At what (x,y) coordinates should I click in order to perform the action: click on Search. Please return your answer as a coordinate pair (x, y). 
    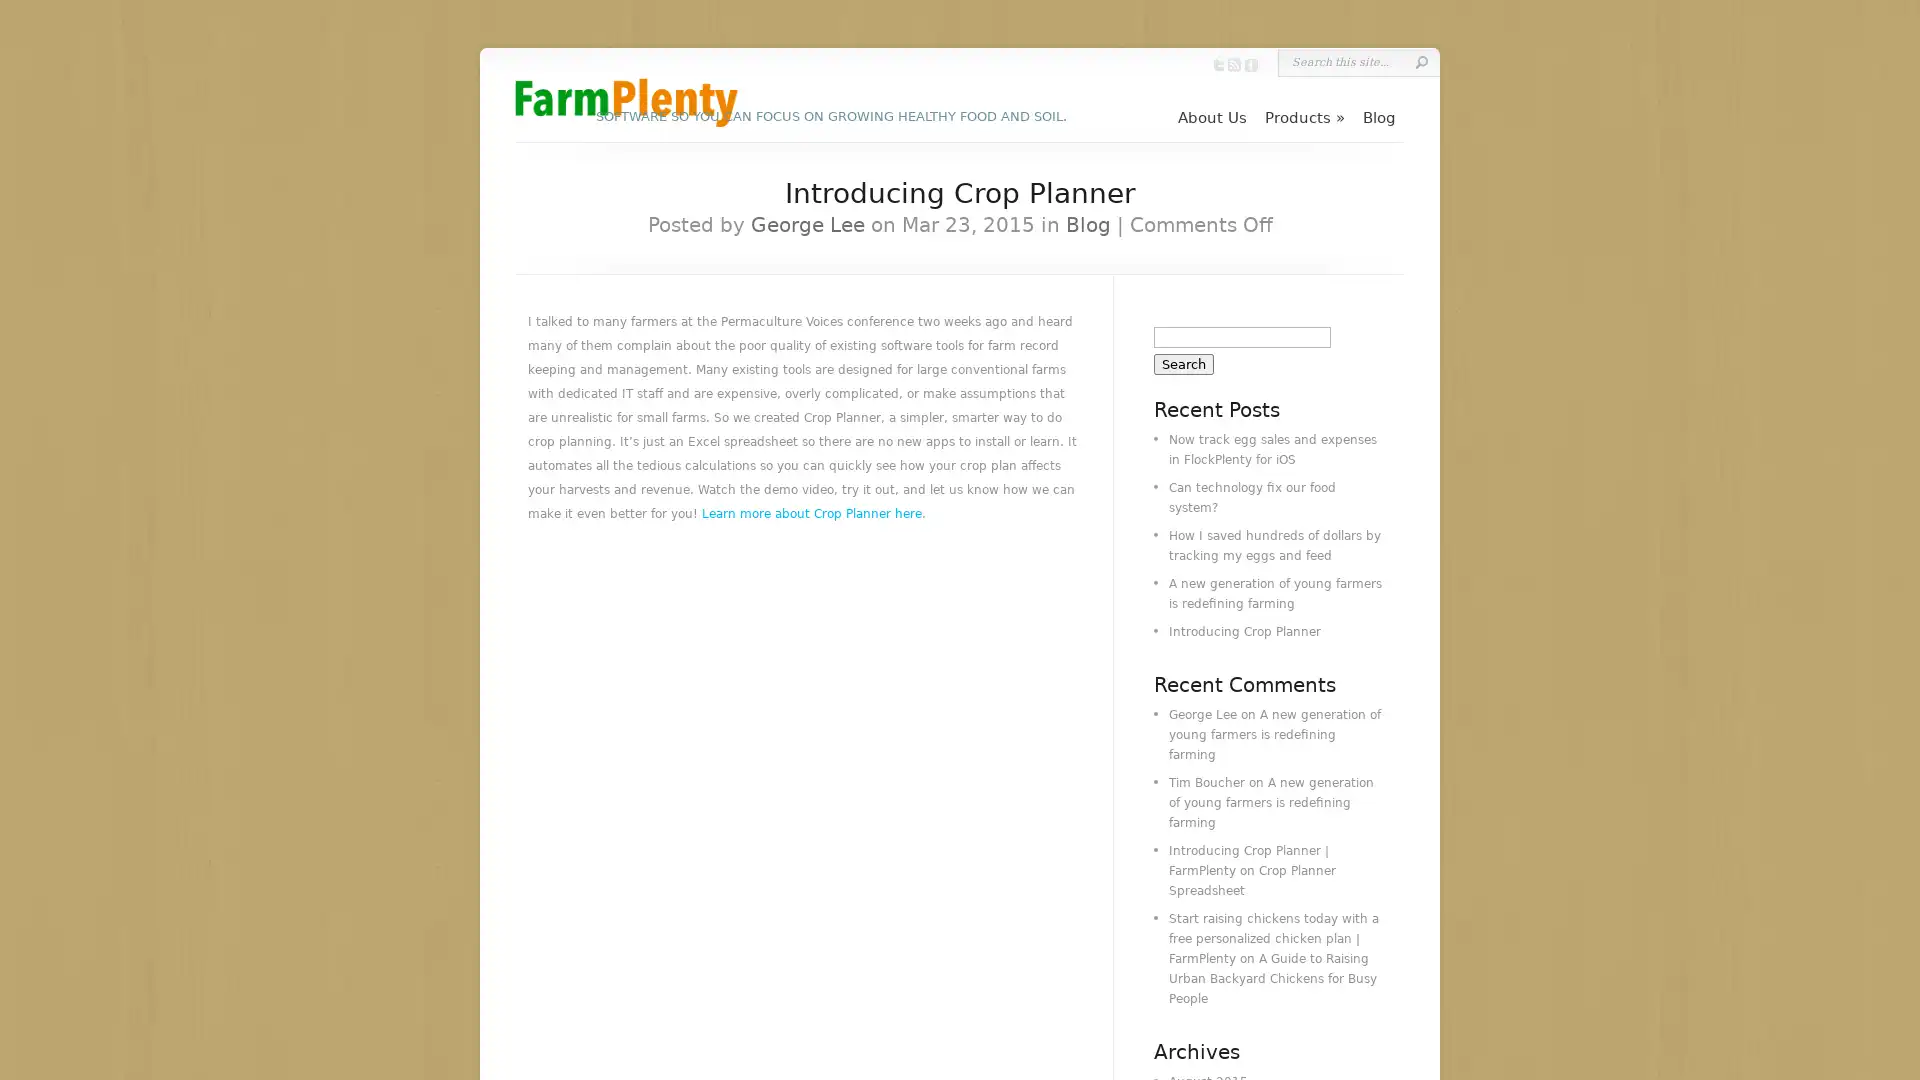
    Looking at the image, I should click on (1184, 364).